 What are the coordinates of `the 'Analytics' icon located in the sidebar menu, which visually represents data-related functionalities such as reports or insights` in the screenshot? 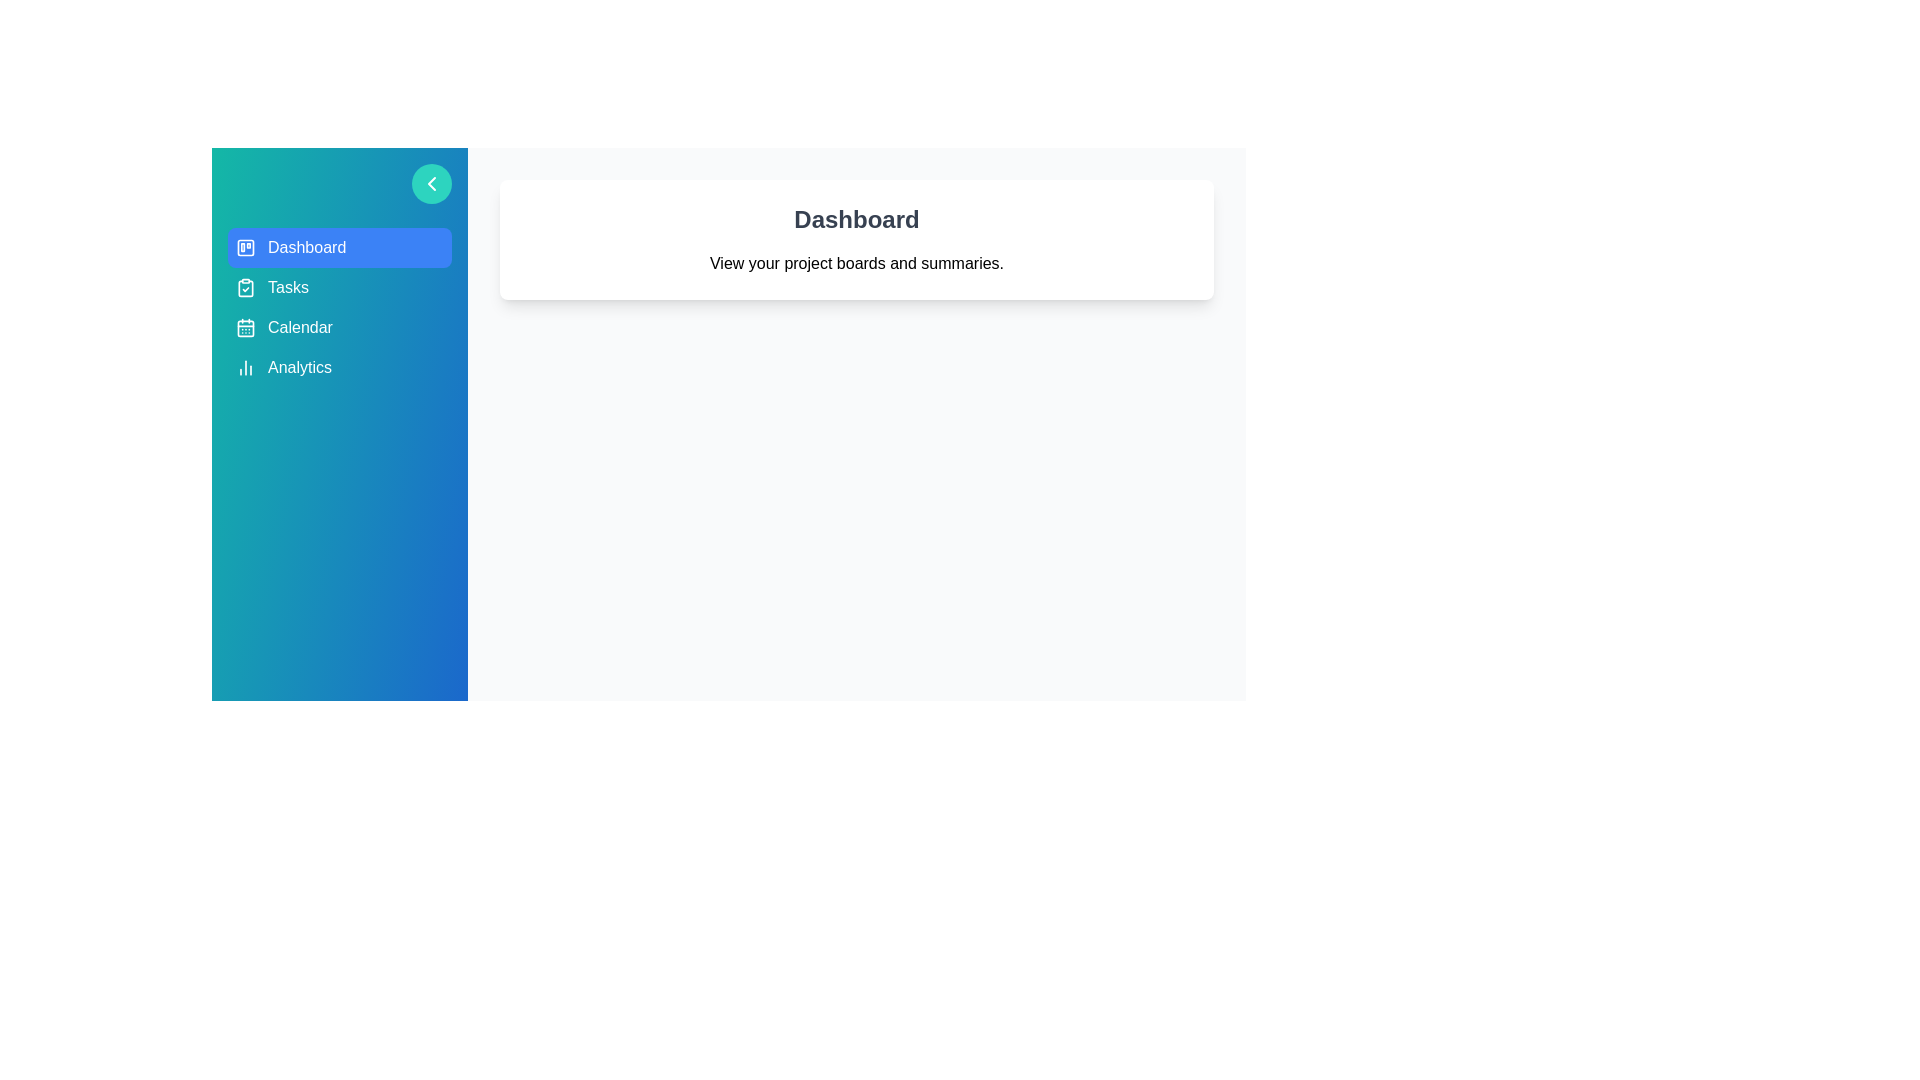 It's located at (244, 367).